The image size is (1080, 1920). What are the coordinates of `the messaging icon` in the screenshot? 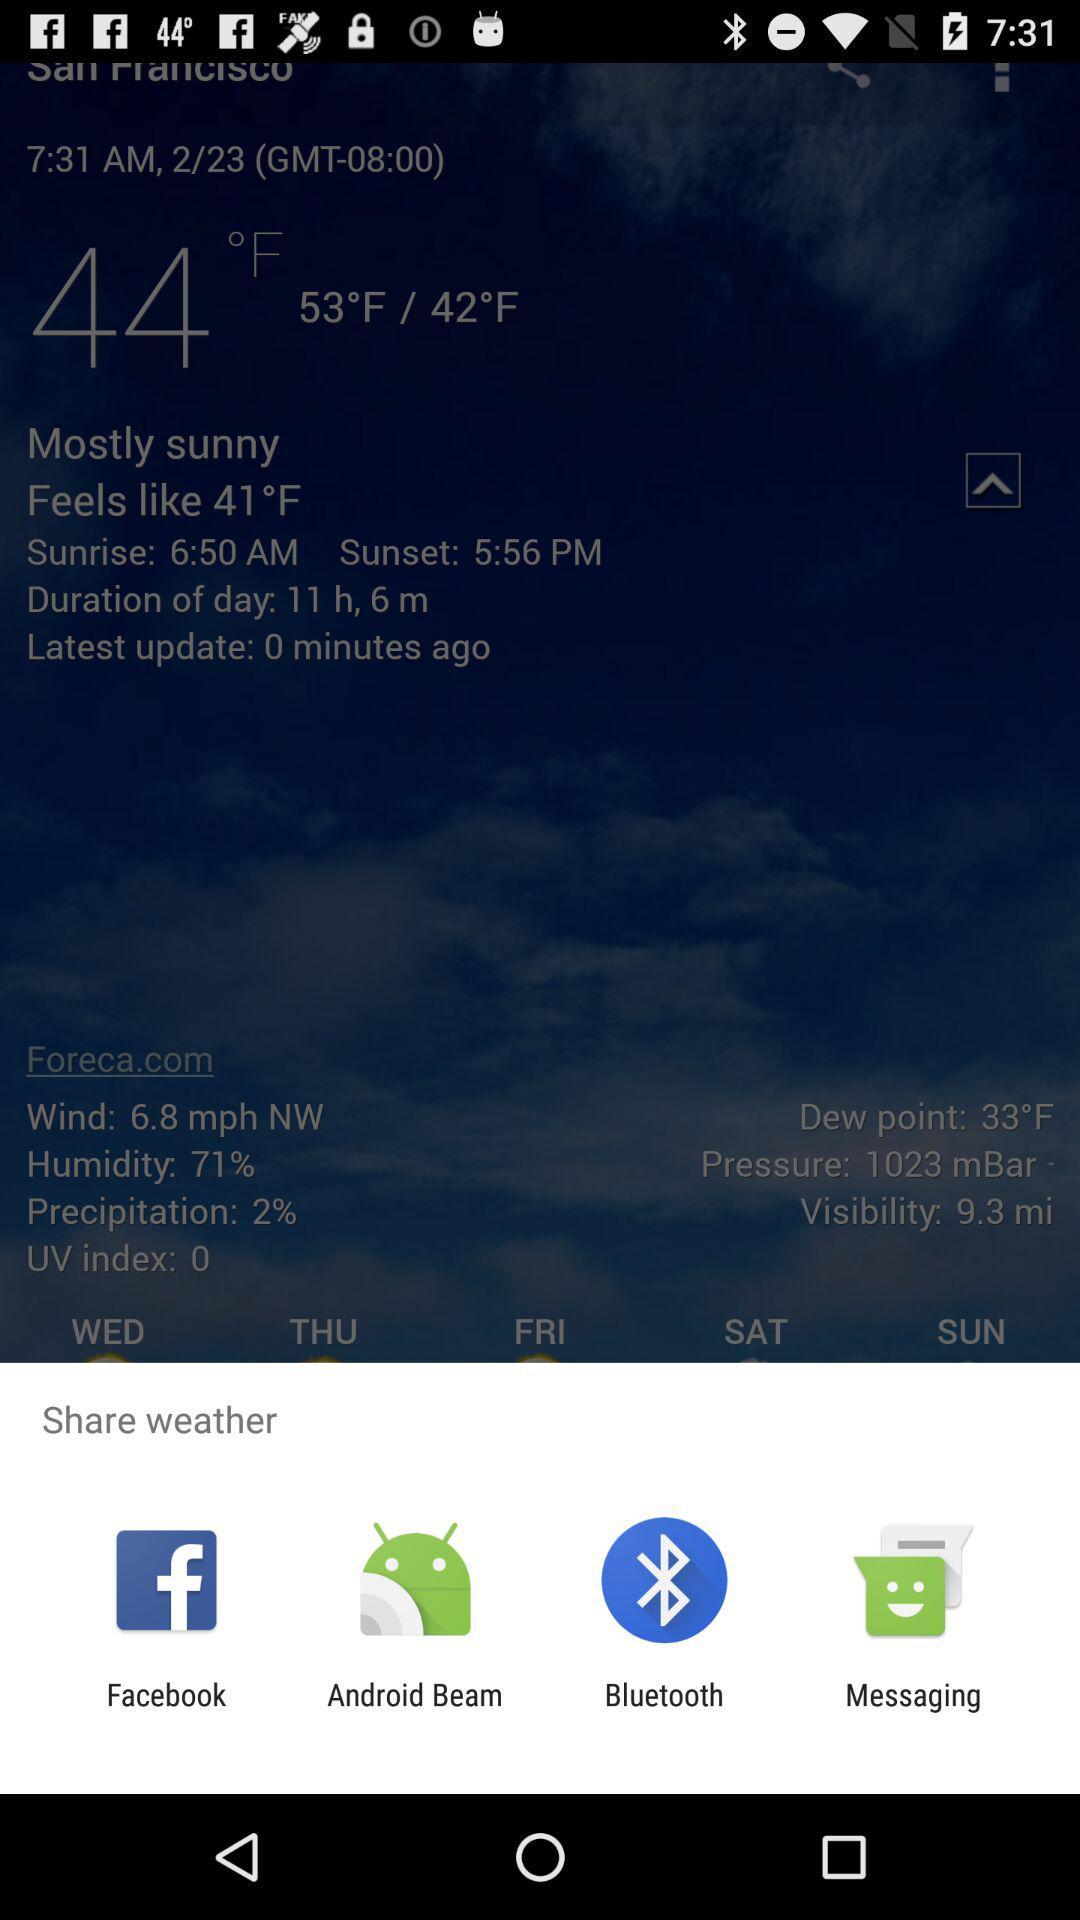 It's located at (913, 1711).